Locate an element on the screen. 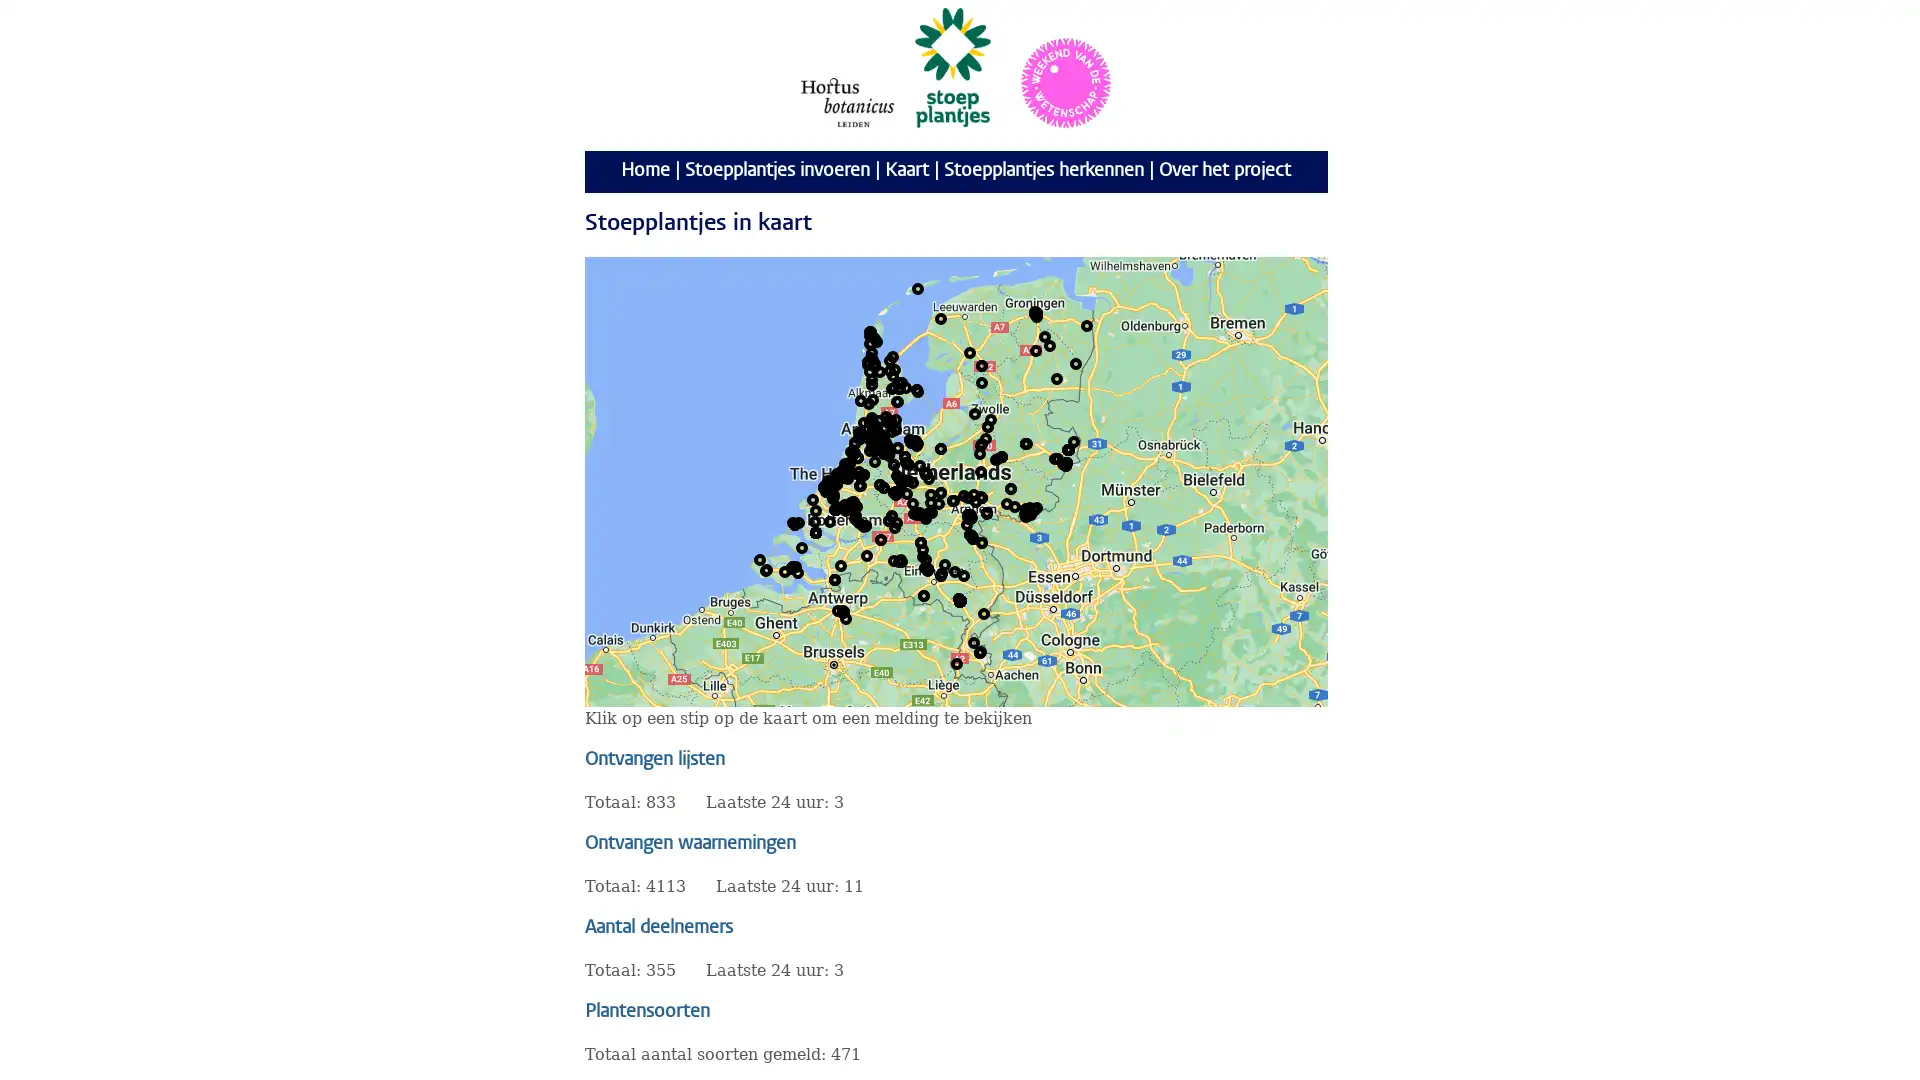 The image size is (1920, 1080). Telling van op 13 december 2021 is located at coordinates (844, 505).